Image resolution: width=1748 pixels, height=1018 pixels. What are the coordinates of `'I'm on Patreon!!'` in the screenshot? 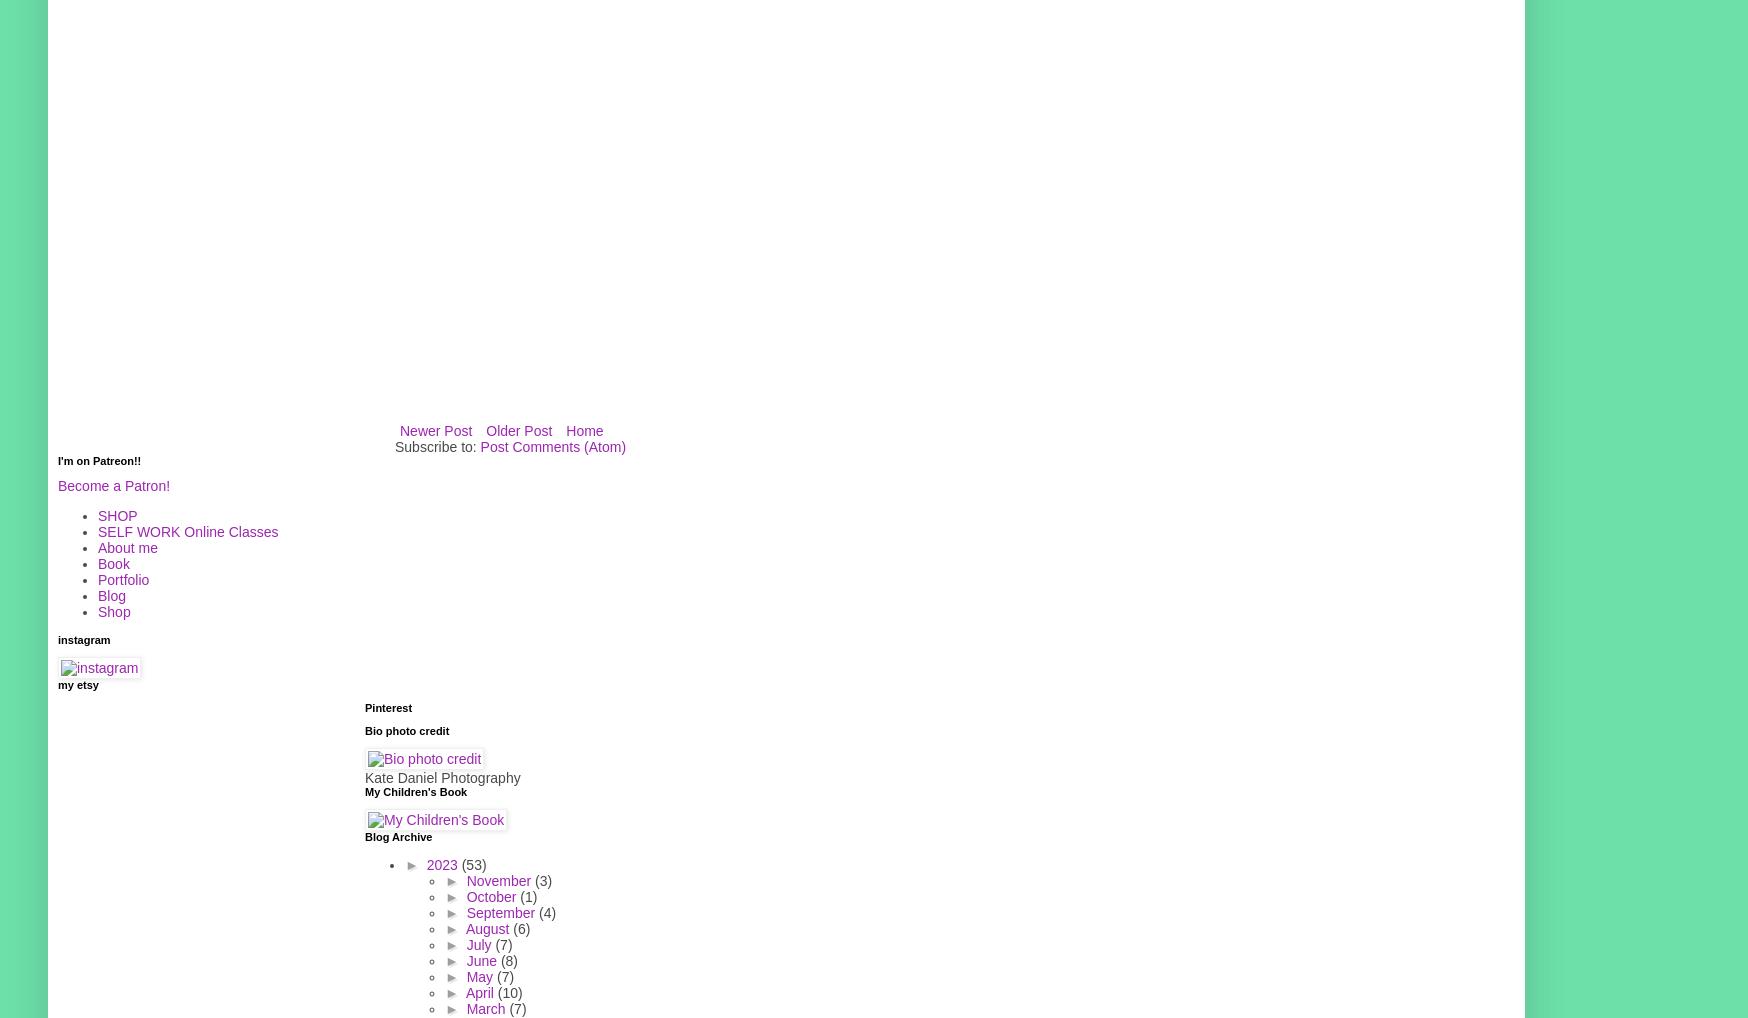 It's located at (57, 460).